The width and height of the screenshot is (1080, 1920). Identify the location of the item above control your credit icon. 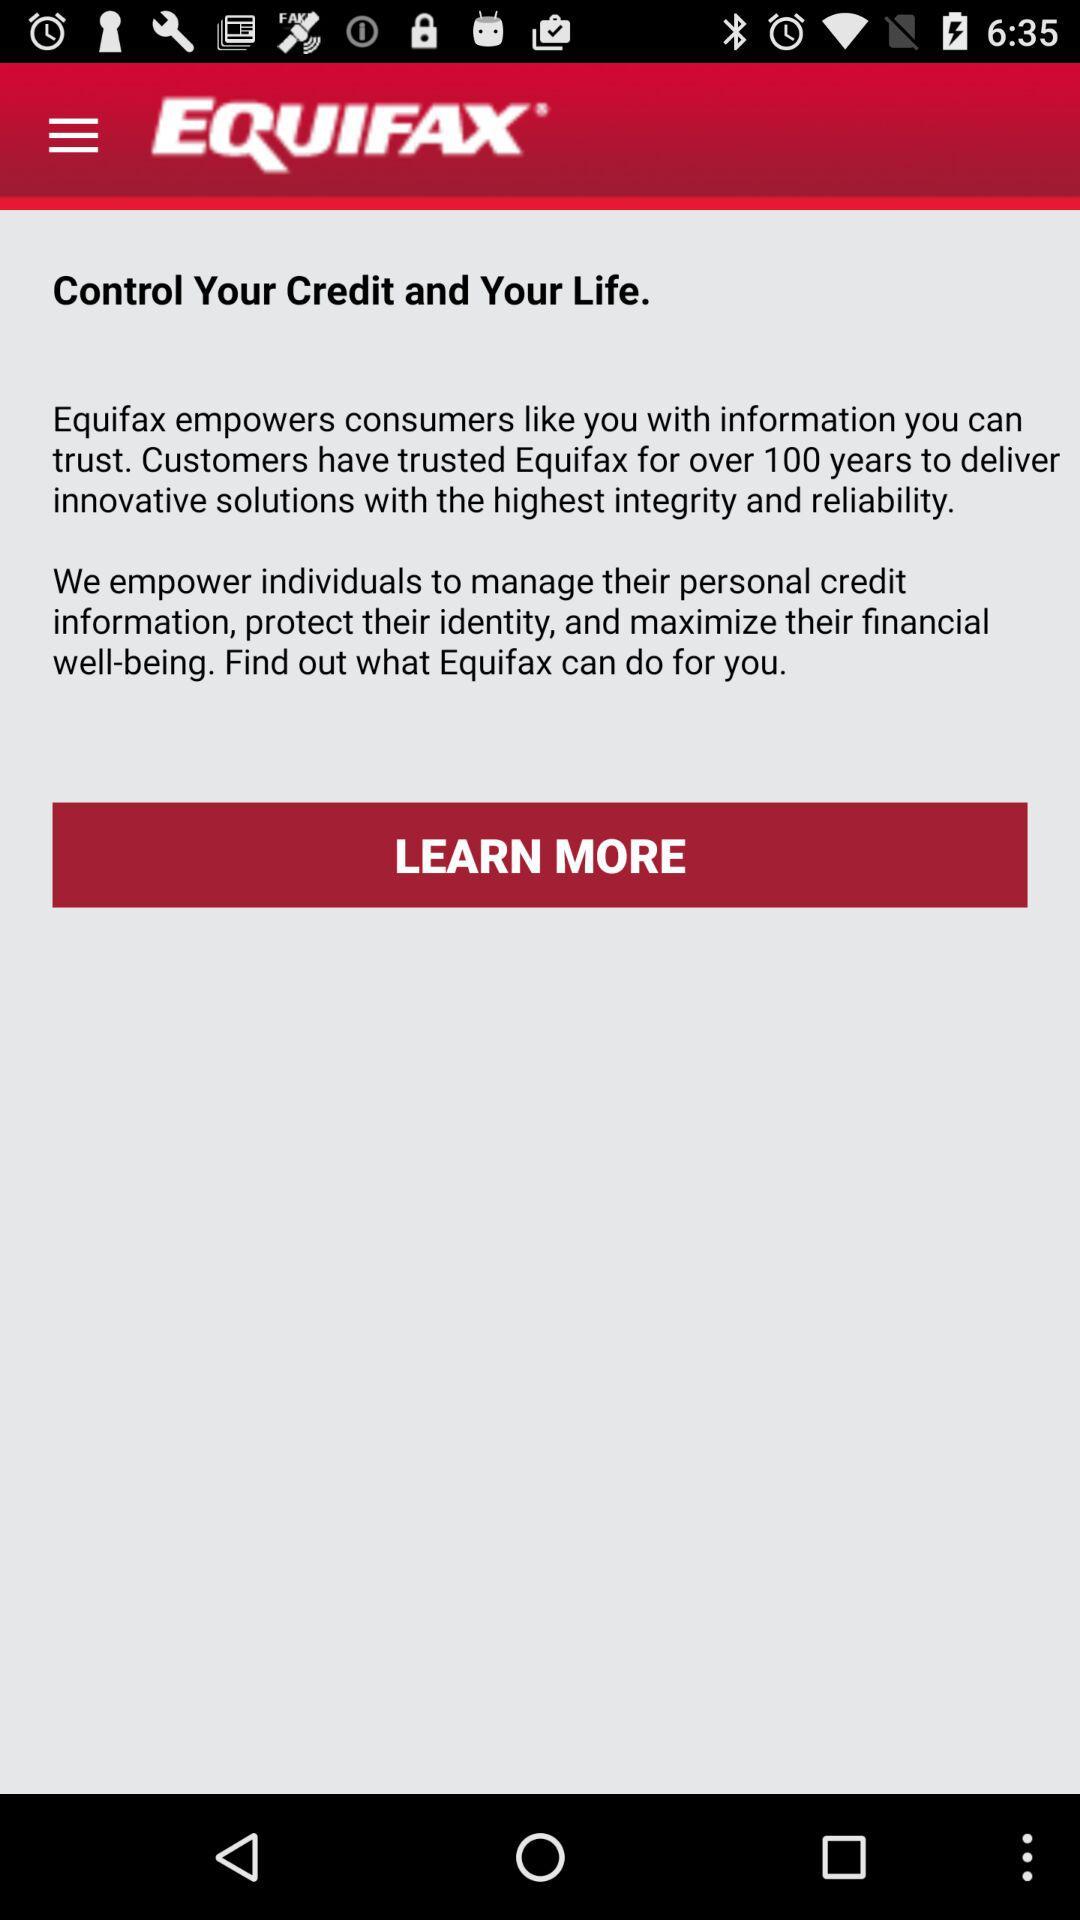
(72, 135).